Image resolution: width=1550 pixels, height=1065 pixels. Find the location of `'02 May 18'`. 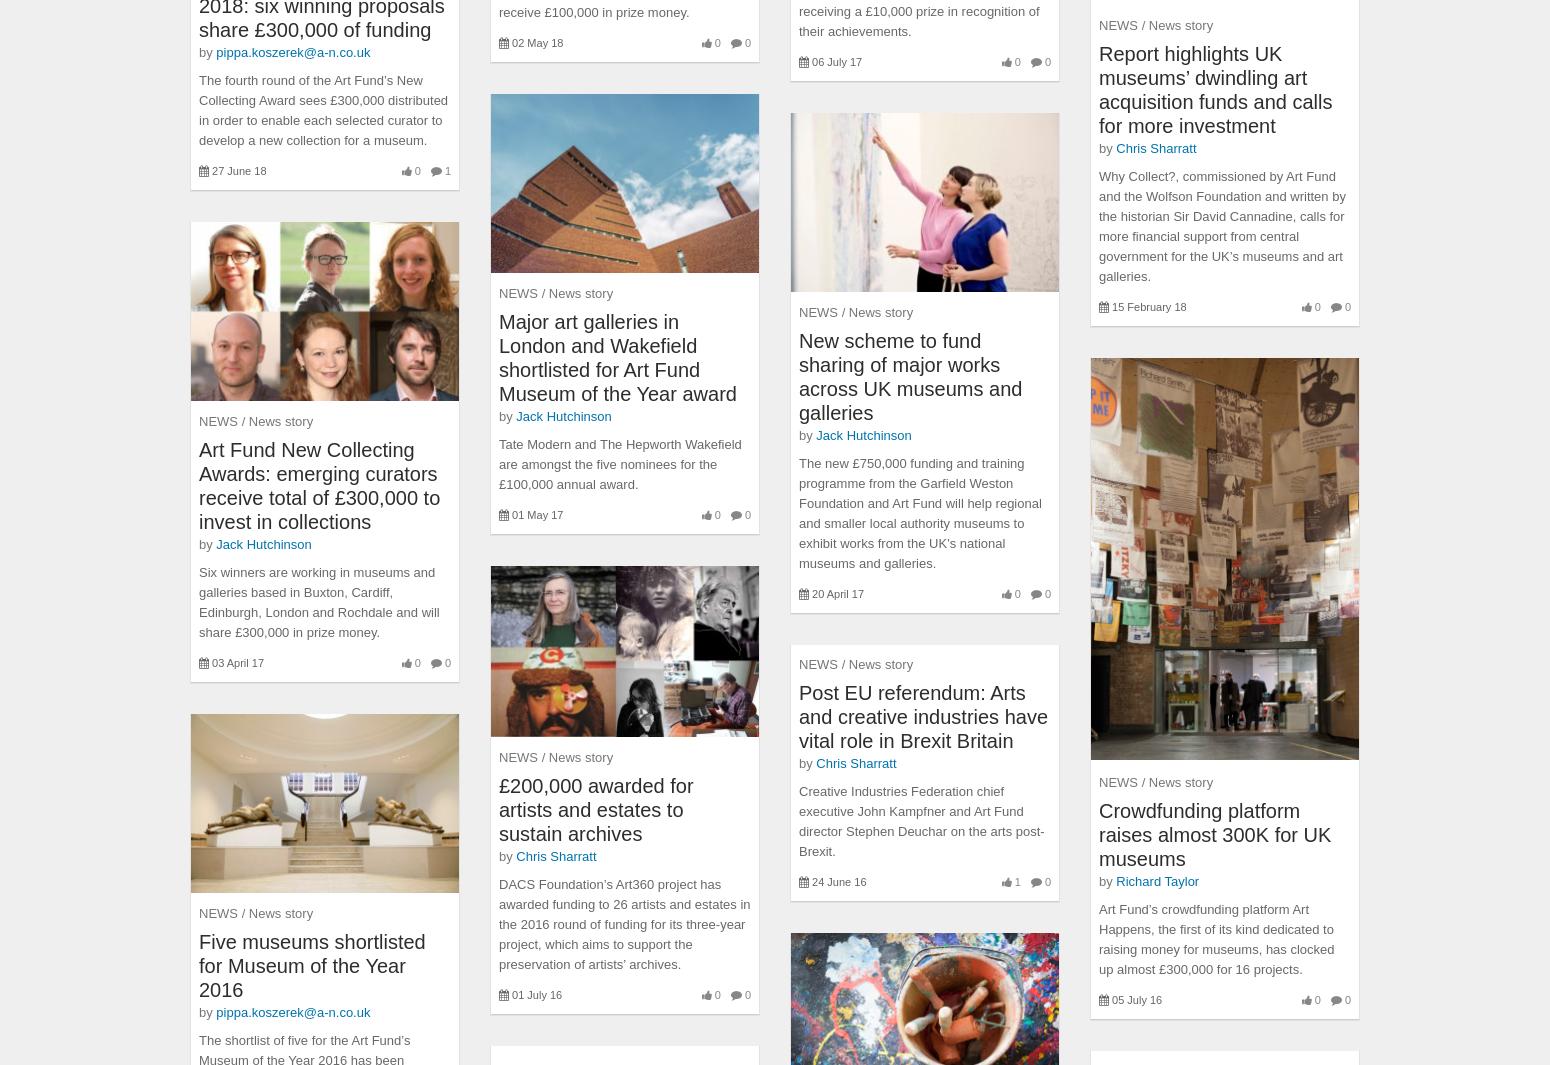

'02 May 18' is located at coordinates (510, 42).